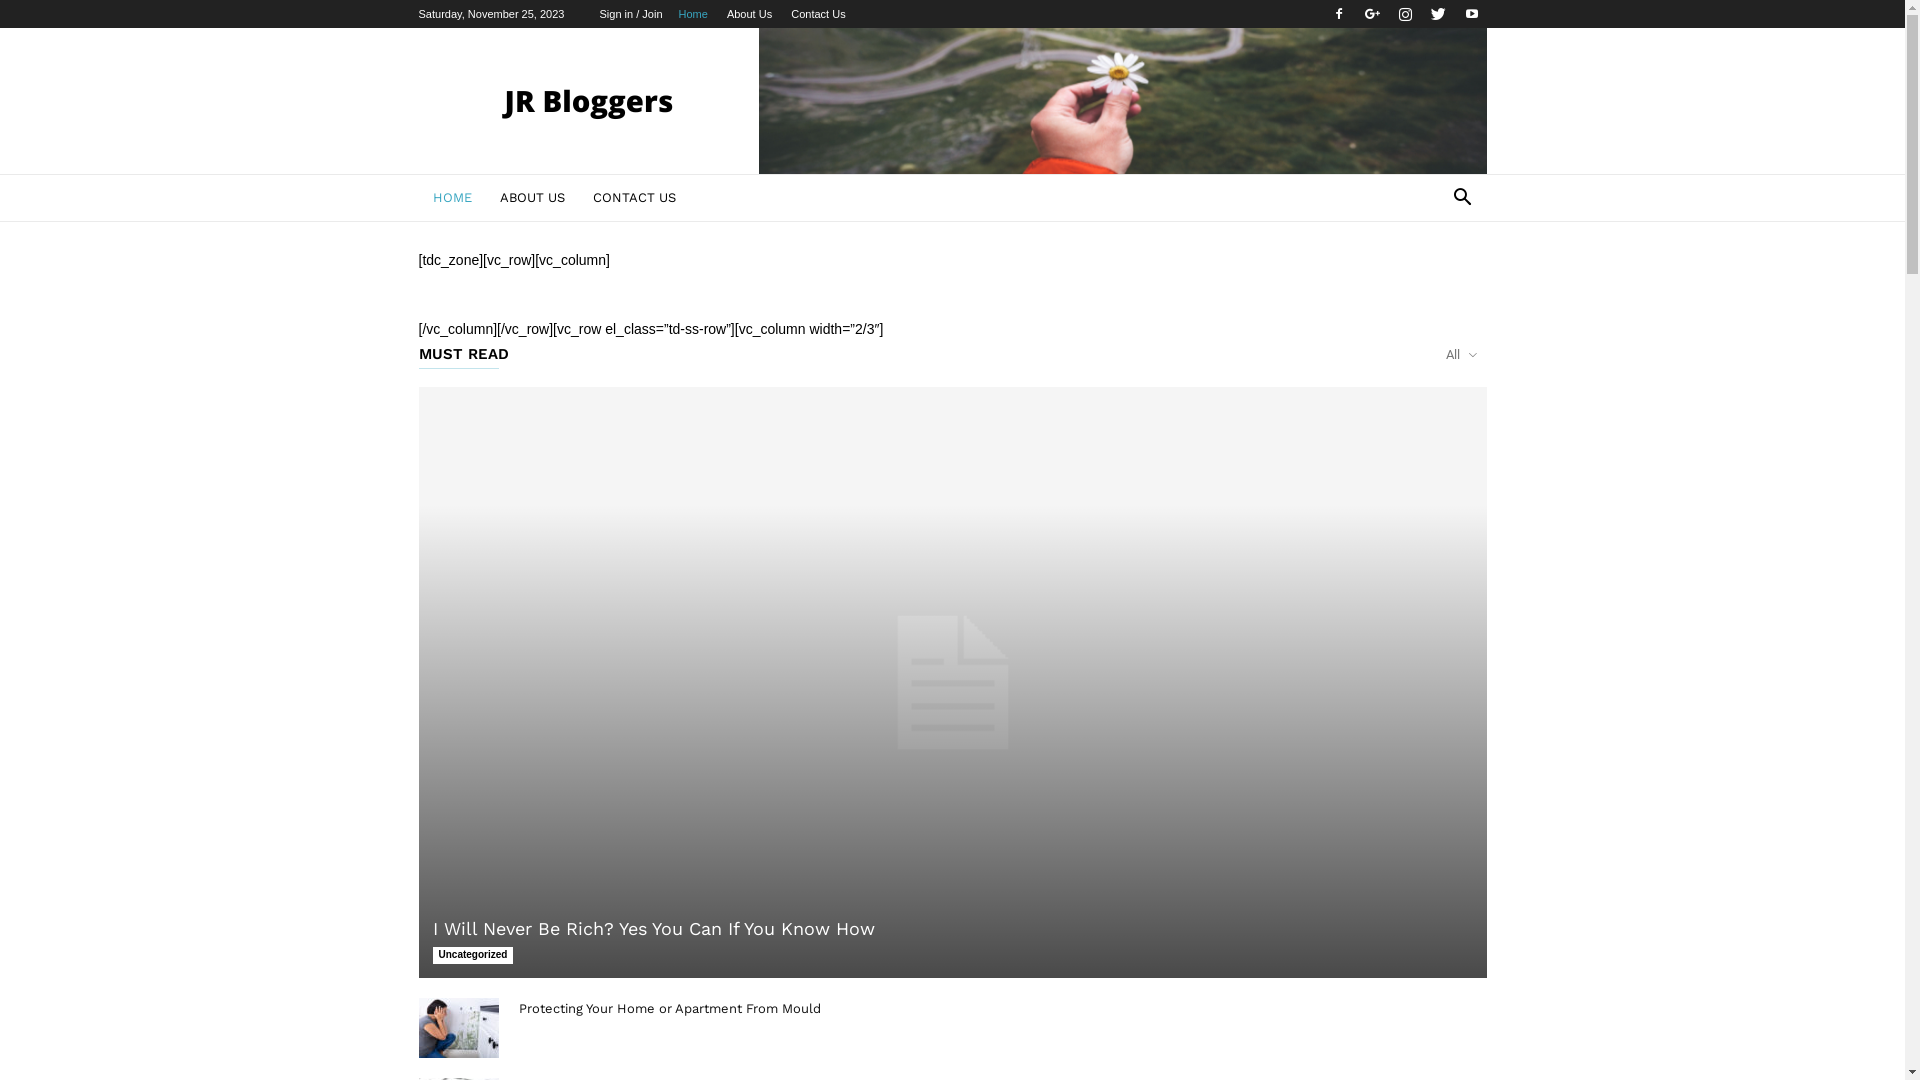 Image resolution: width=1920 pixels, height=1080 pixels. I want to click on 'Home', so click(692, 14).